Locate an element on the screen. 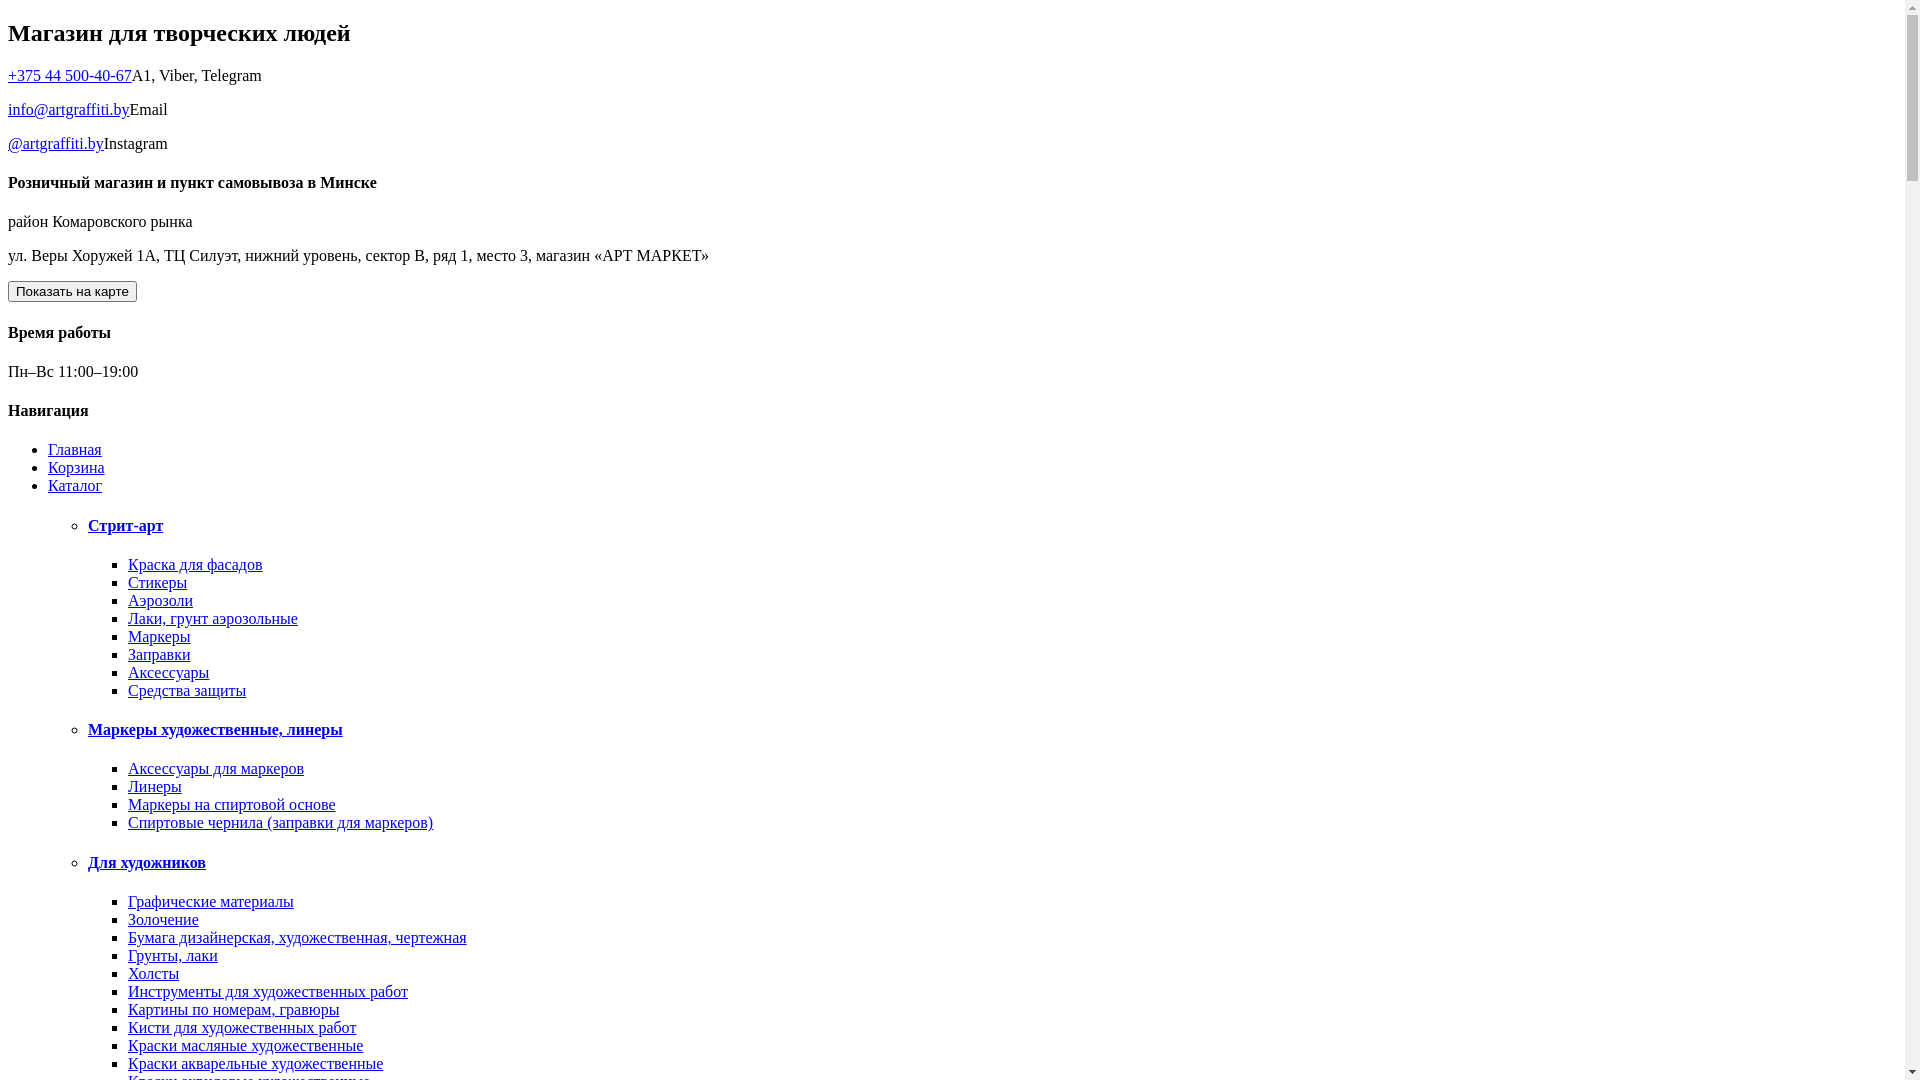 Image resolution: width=1920 pixels, height=1080 pixels. 'info@artgraffiti.by' is located at coordinates (68, 109).